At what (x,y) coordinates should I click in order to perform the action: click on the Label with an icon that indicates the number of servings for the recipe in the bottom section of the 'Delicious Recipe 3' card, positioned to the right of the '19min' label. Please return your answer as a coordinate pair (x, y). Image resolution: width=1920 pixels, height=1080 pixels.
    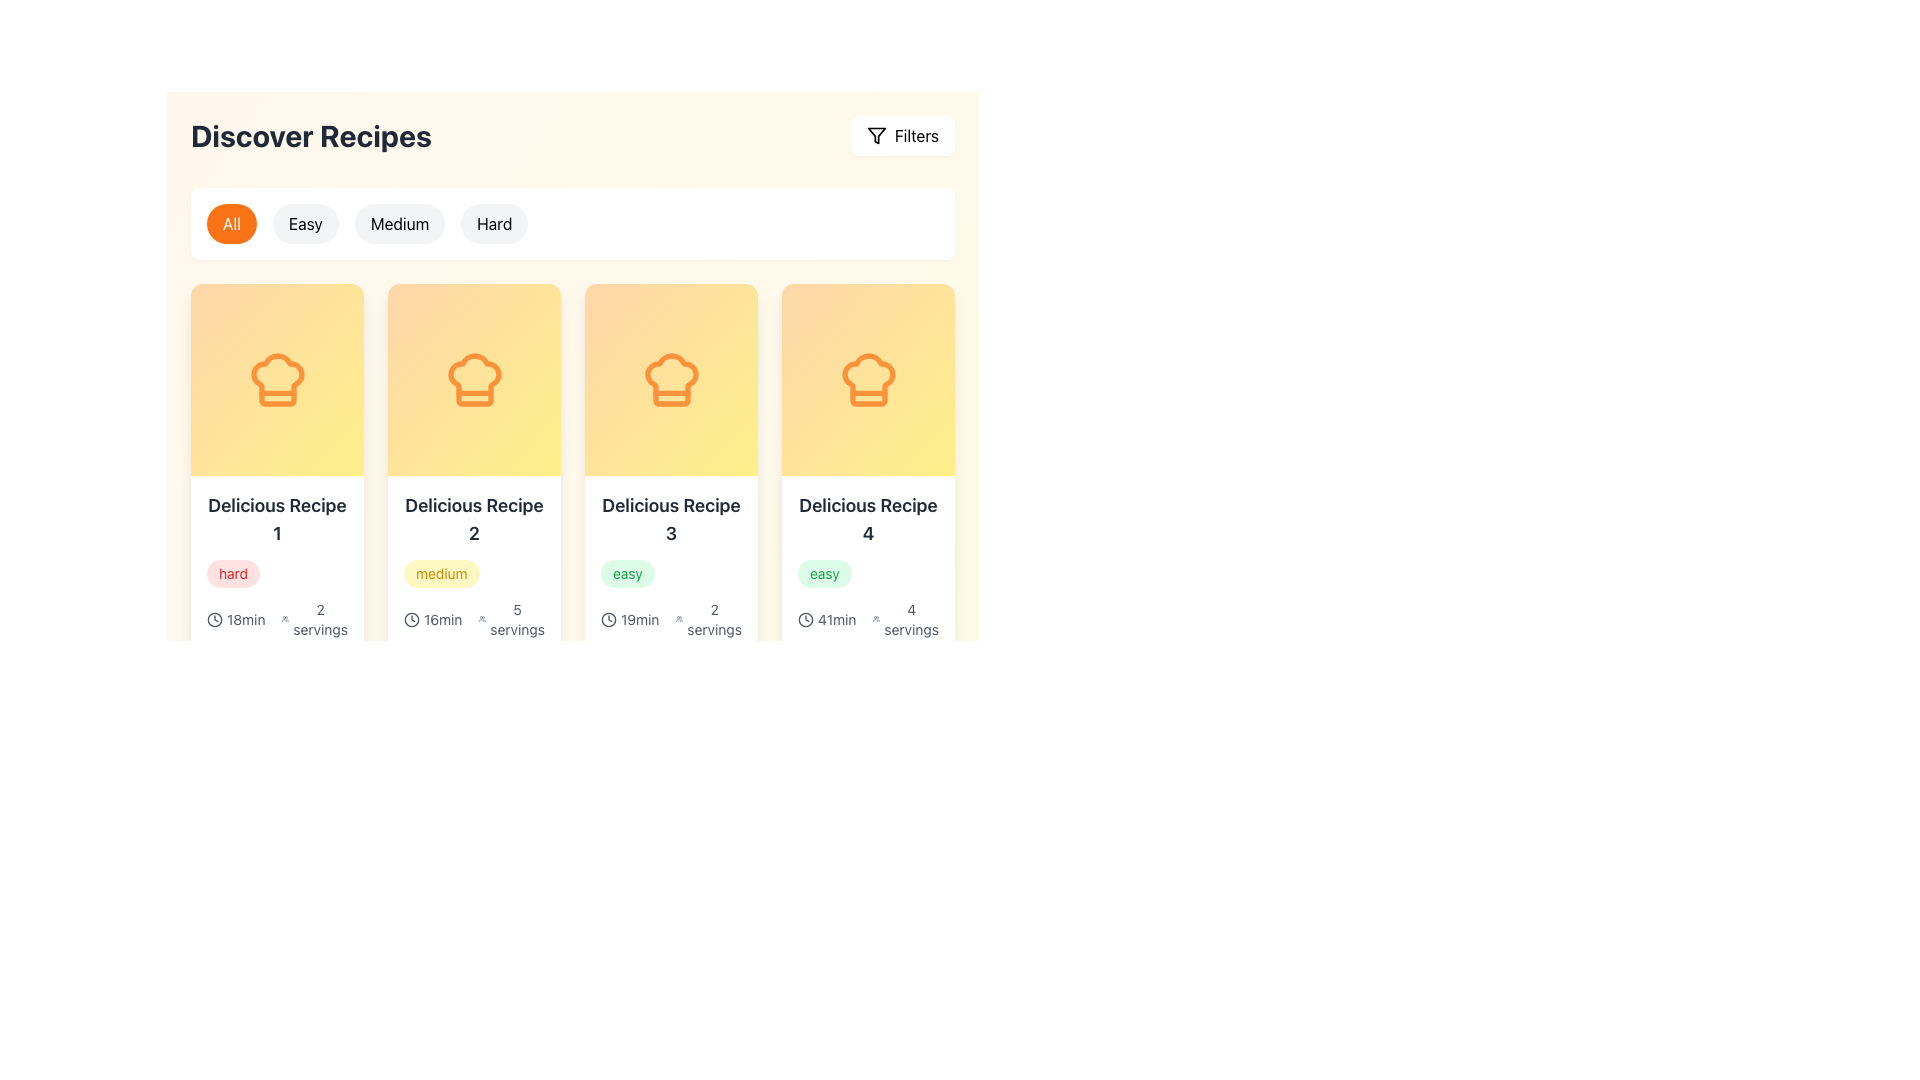
    Looking at the image, I should click on (708, 619).